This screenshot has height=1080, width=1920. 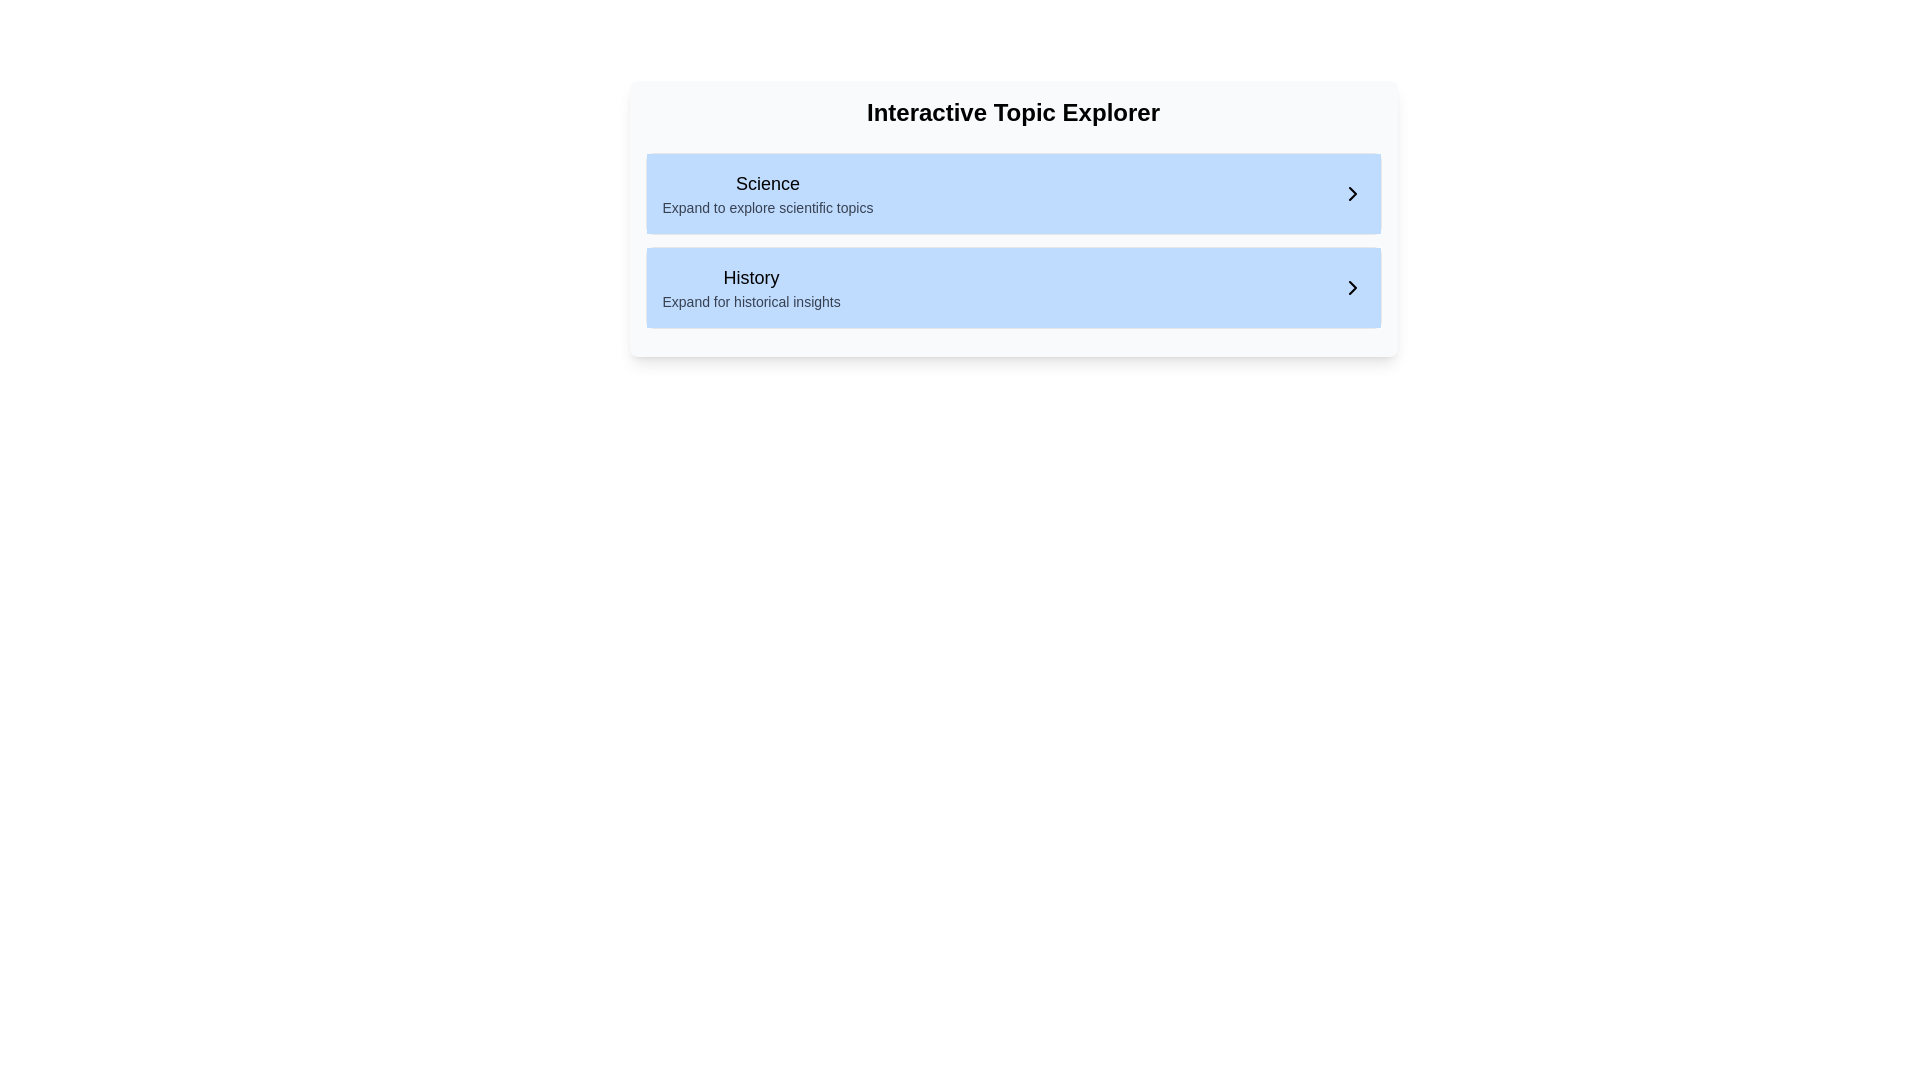 I want to click on the descriptive text label located directly below the 'Science' header in the blue section, which provides guidance for that section, so click(x=767, y=208).